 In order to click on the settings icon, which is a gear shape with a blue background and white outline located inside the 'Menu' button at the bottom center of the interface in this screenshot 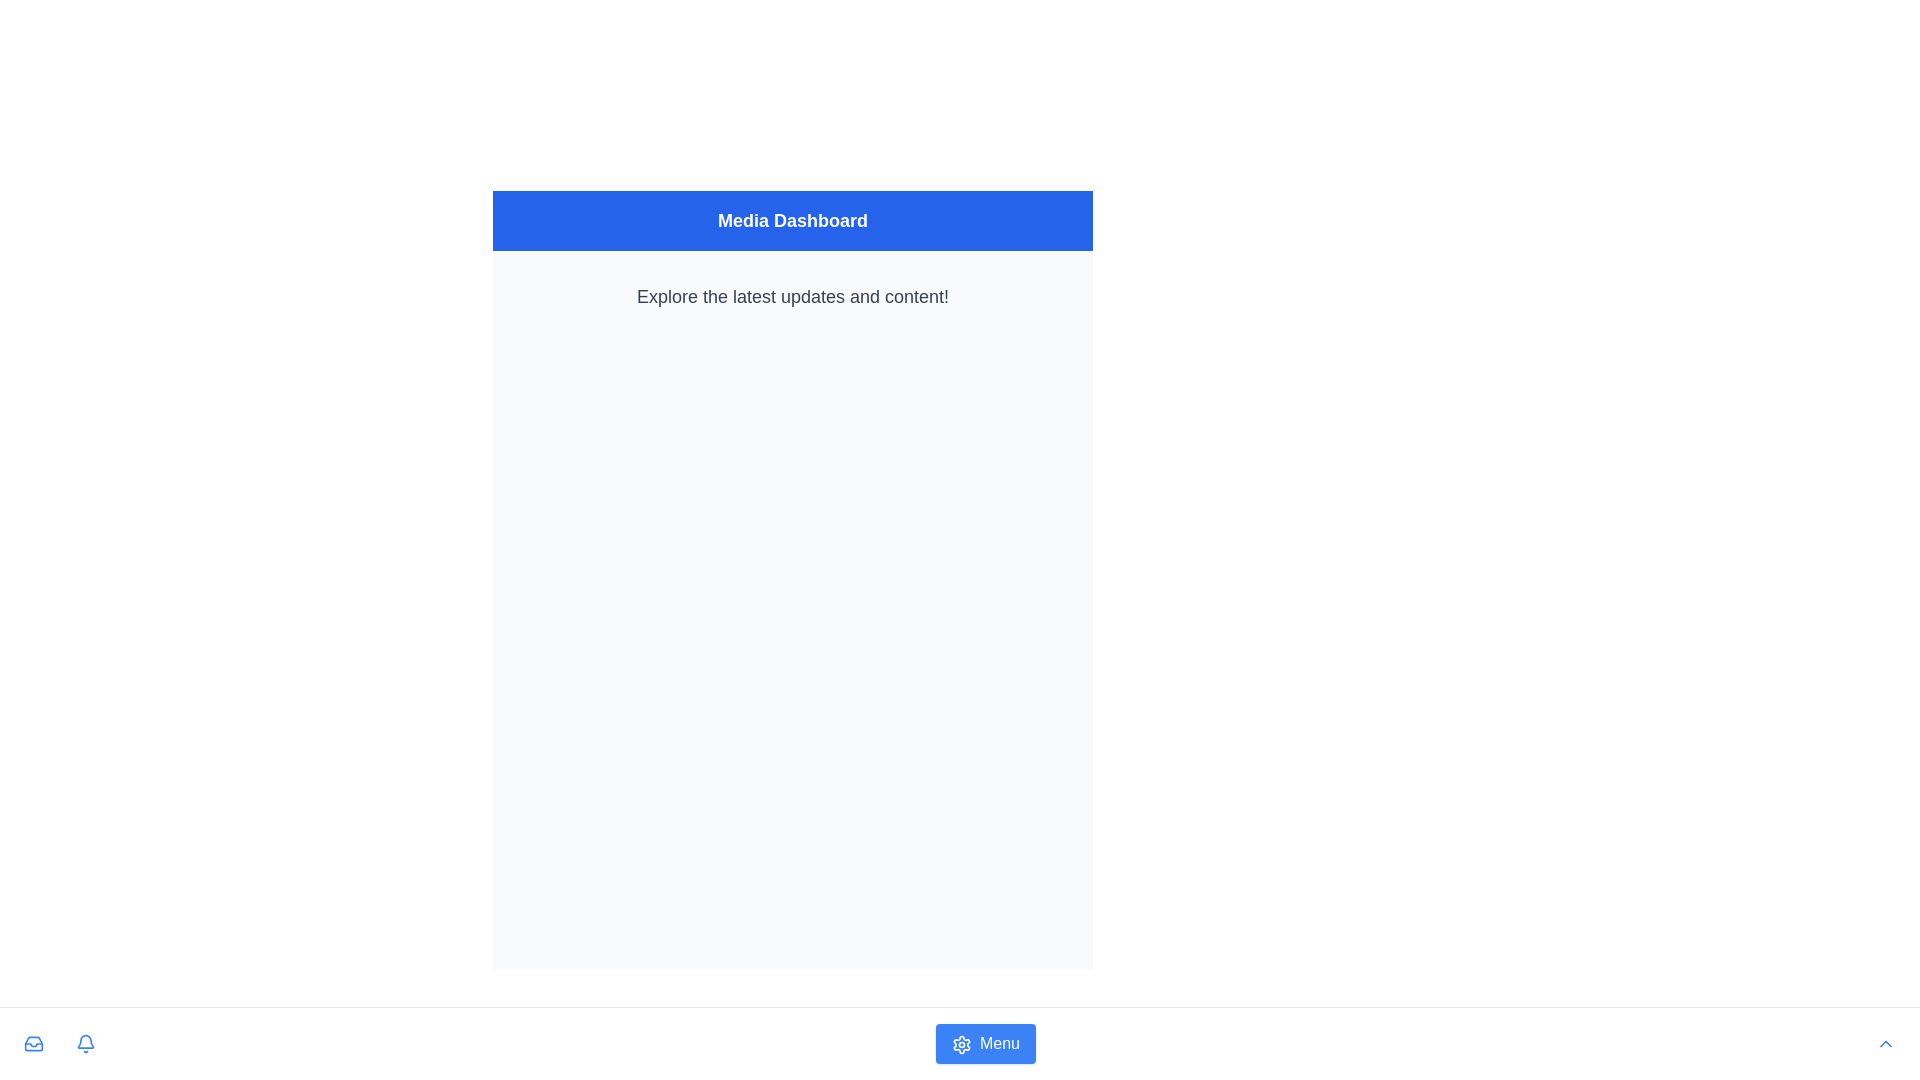, I will do `click(961, 1043)`.